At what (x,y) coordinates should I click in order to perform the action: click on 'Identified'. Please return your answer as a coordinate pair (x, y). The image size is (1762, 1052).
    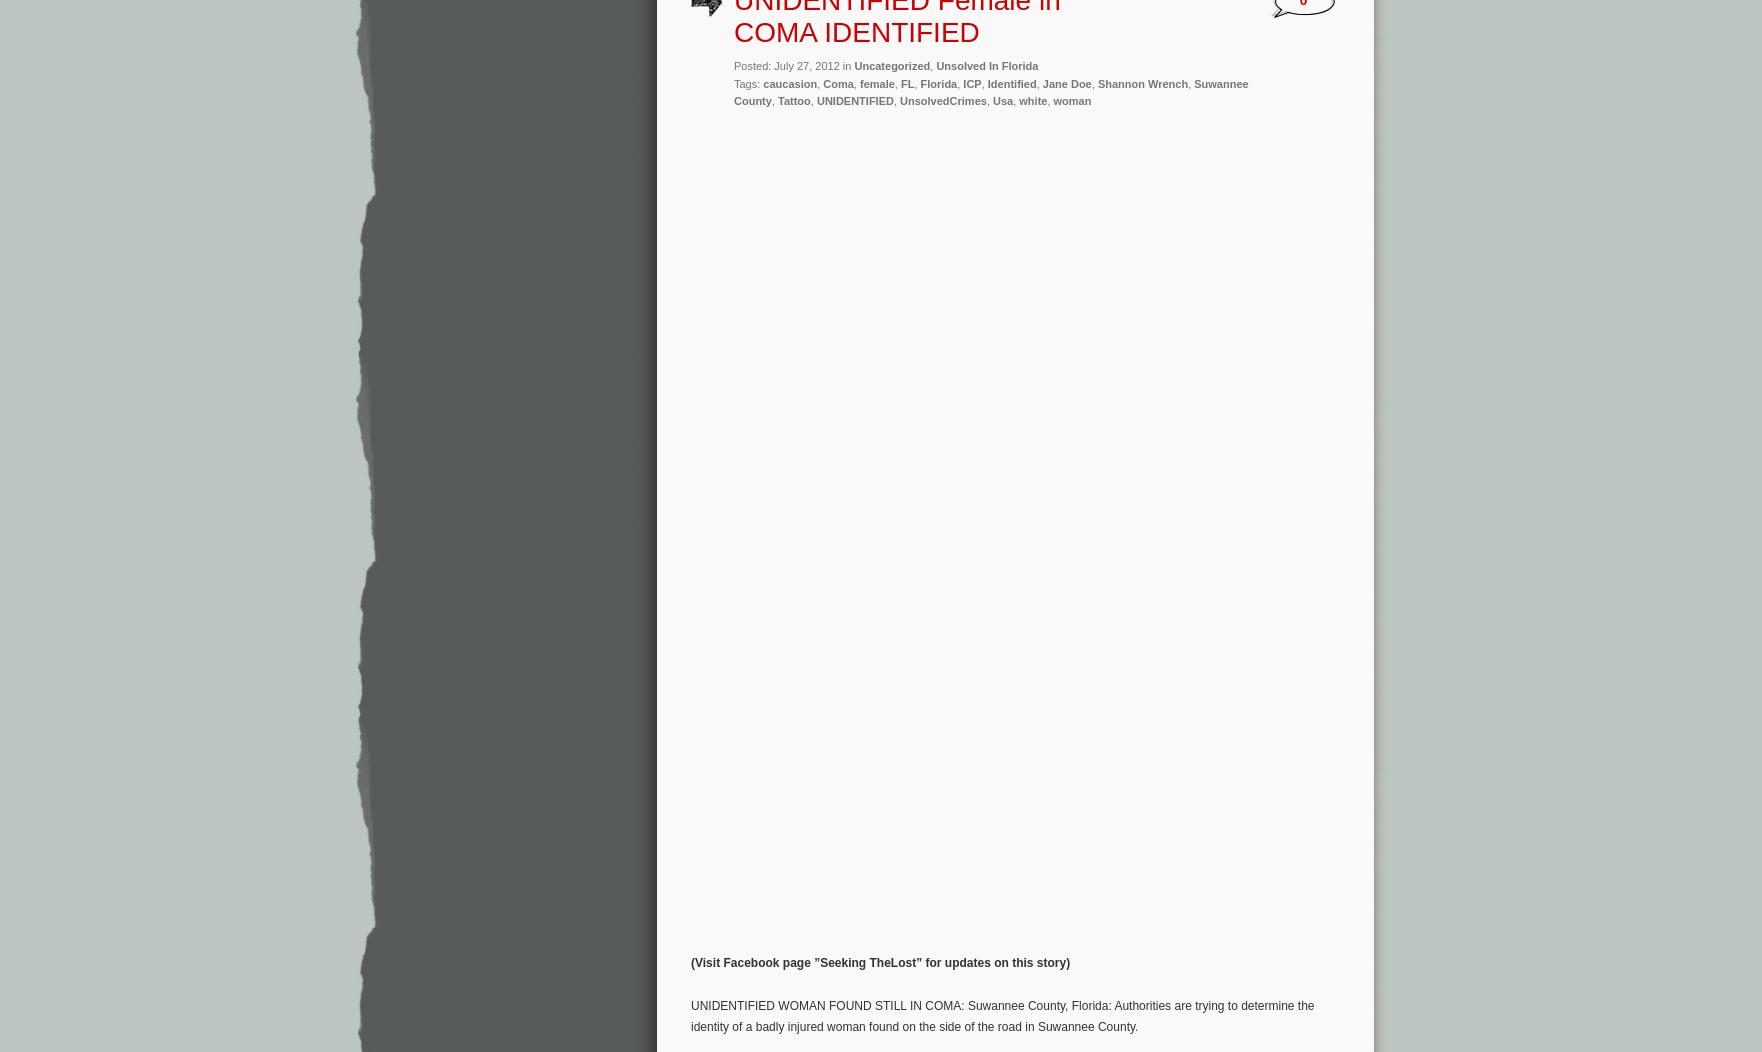
    Looking at the image, I should click on (1011, 82).